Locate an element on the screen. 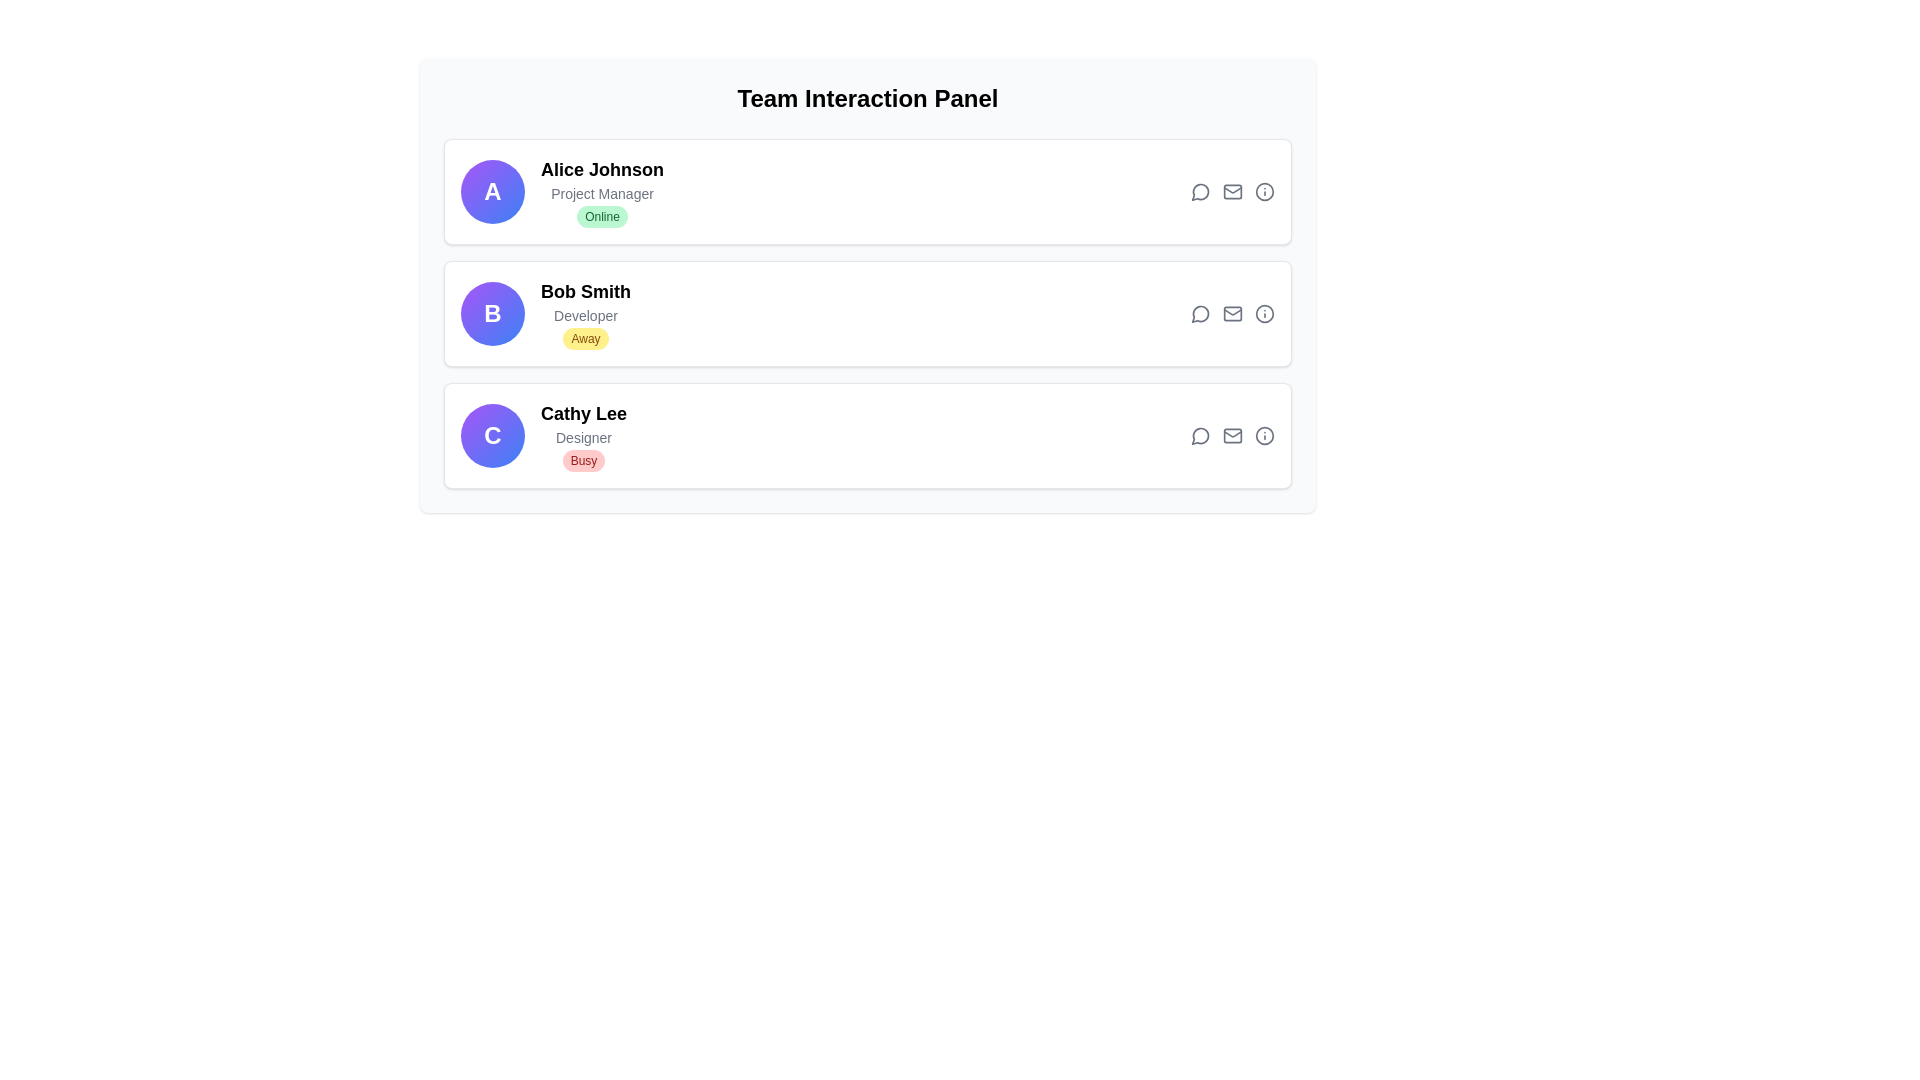  the text label displaying the professional role or title of 'Alice Johnson', which is located below the bold 'Alice Johnson' text and above the green 'Online' badge is located at coordinates (601, 193).